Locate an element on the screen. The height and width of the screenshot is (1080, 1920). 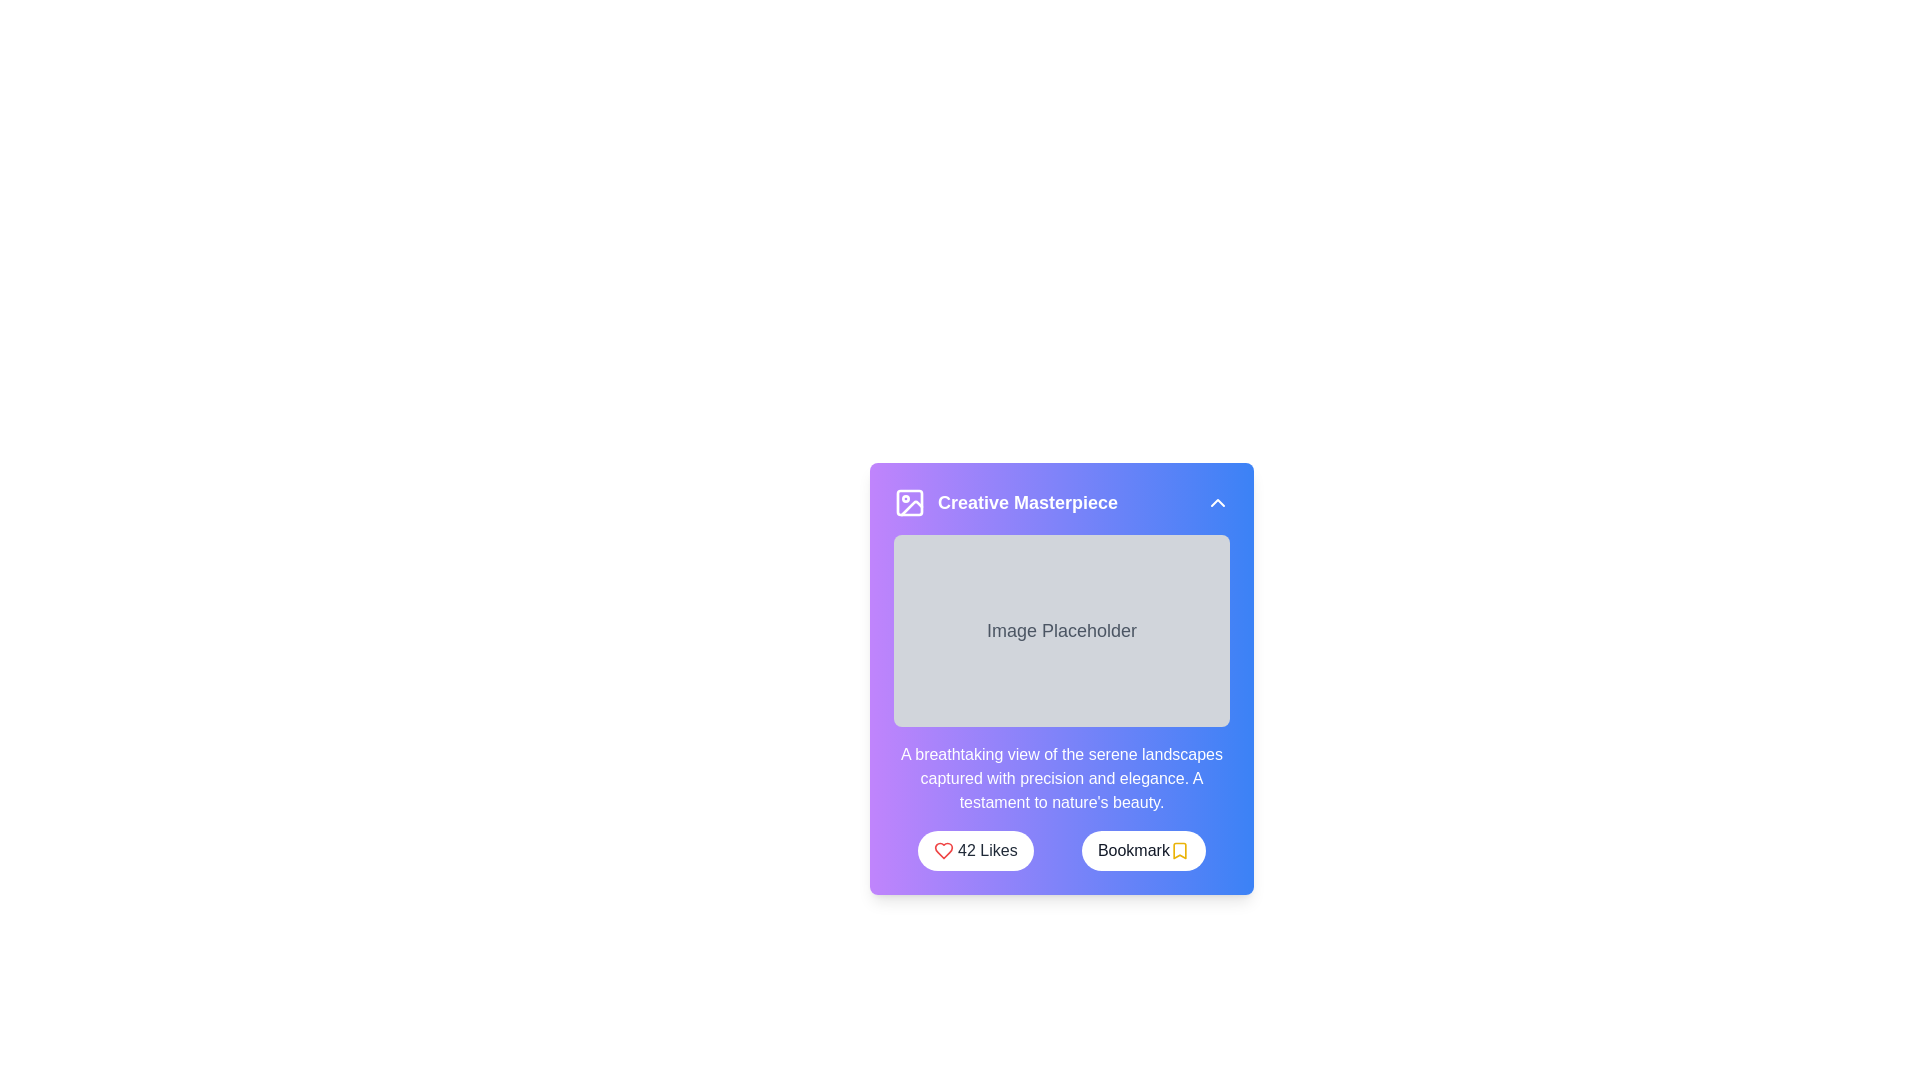
the image placeholder located in the 'Creative Masterpiece' section, which is positioned above the descriptive text and buttons labeled '42 Likes' and 'Bookmark.' is located at coordinates (1060, 631).